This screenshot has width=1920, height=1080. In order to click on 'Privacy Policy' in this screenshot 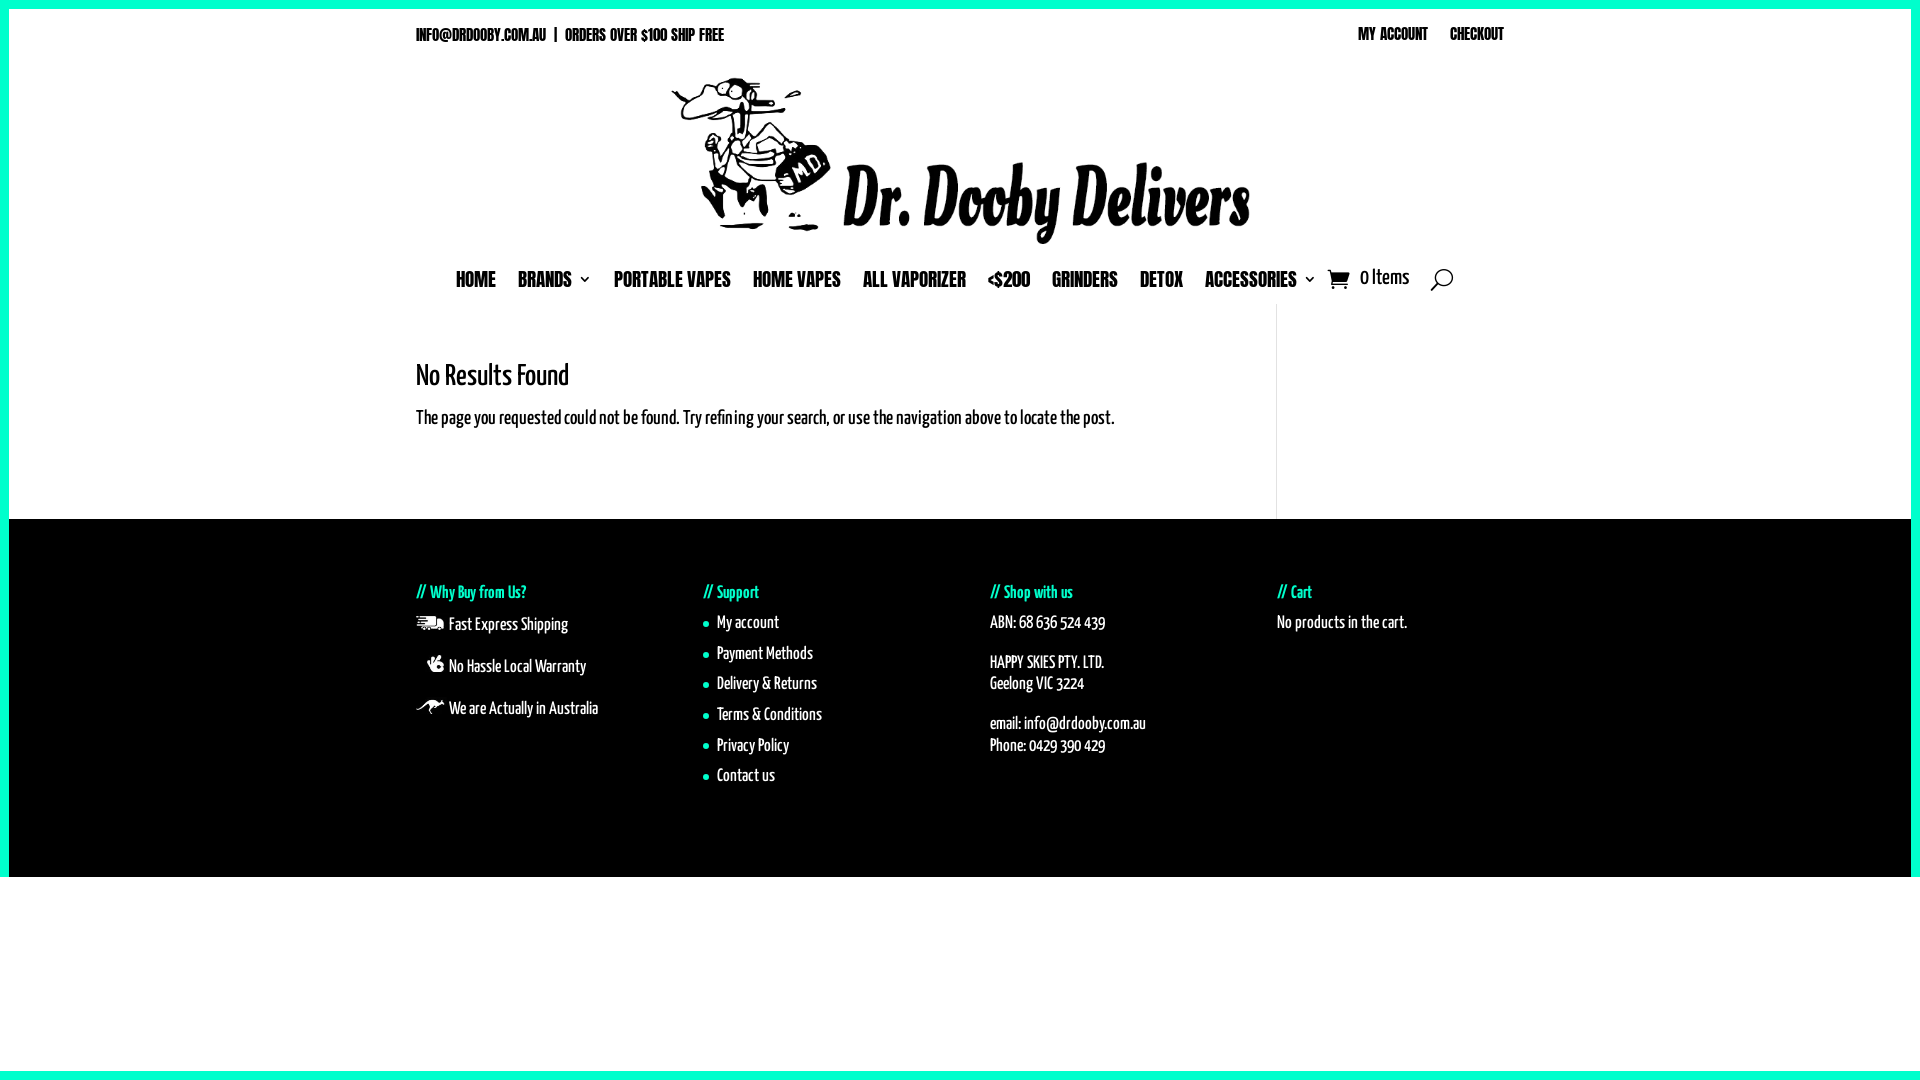, I will do `click(716, 746)`.